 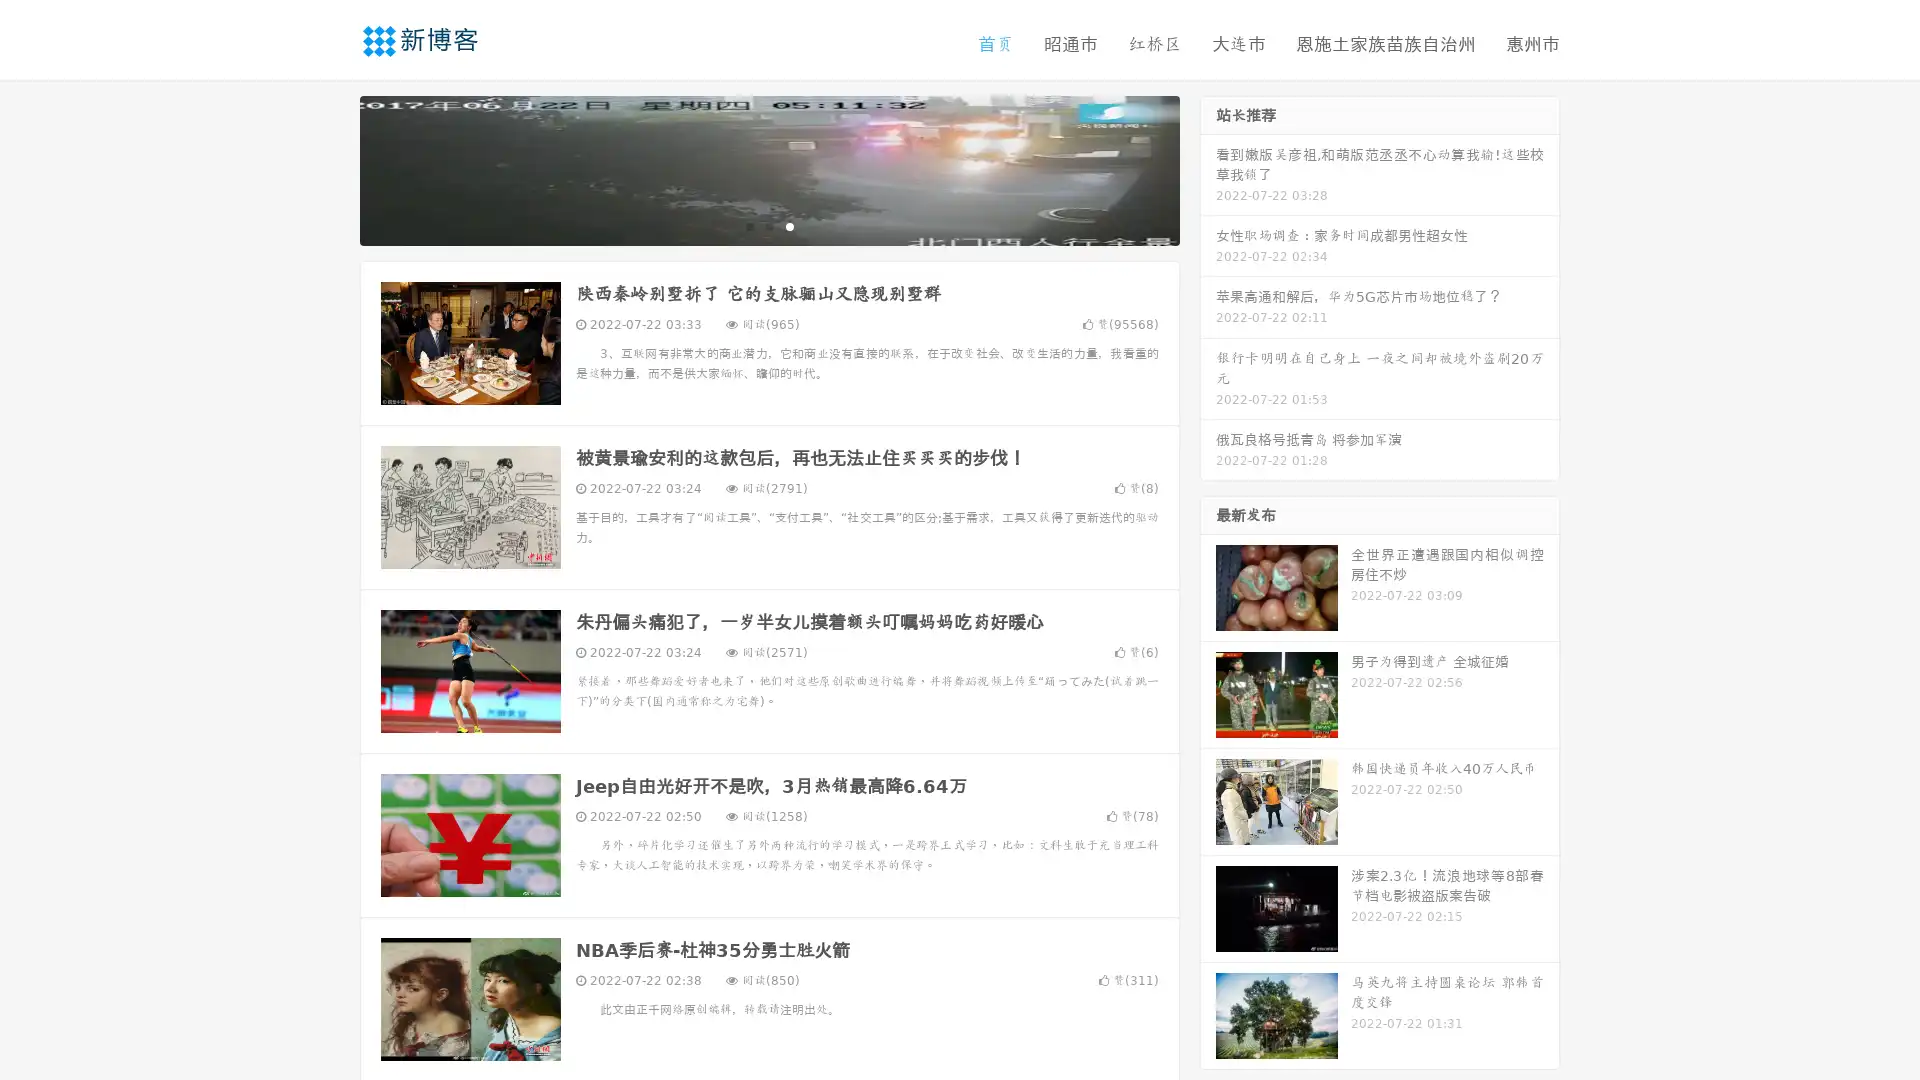 I want to click on Previous slide, so click(x=330, y=168).